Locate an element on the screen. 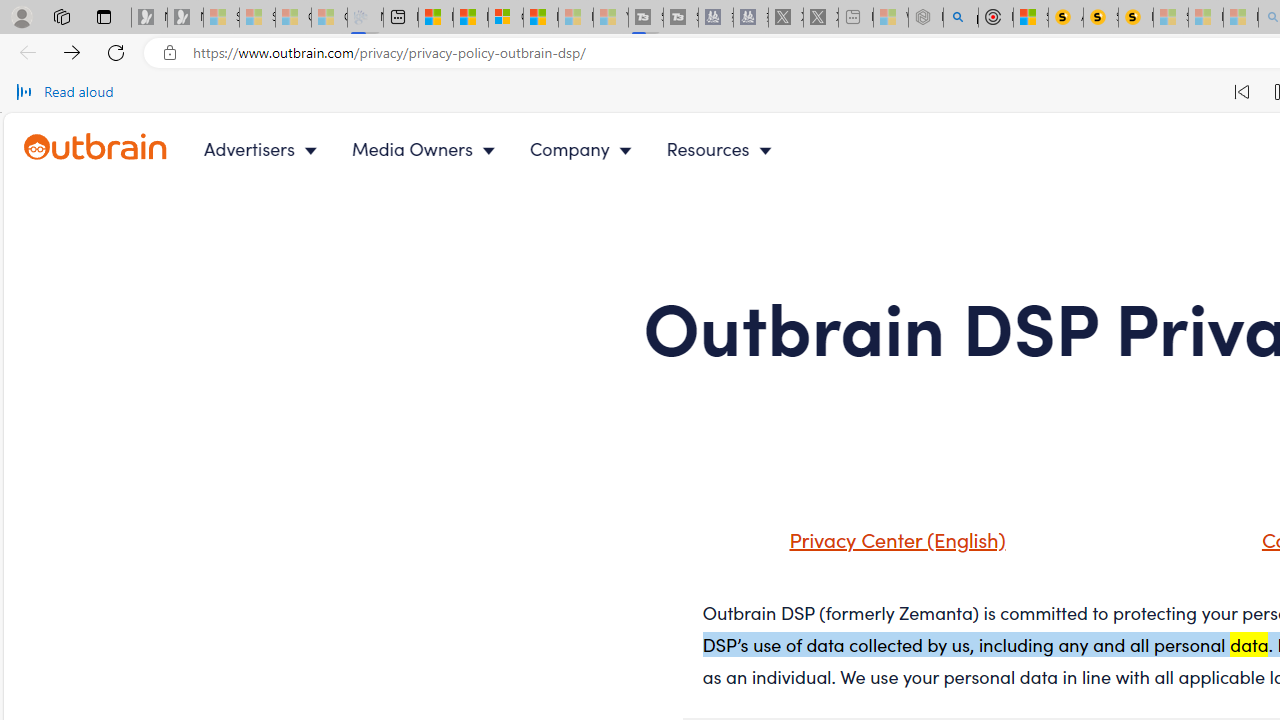  'Resources' is located at coordinates (722, 148).